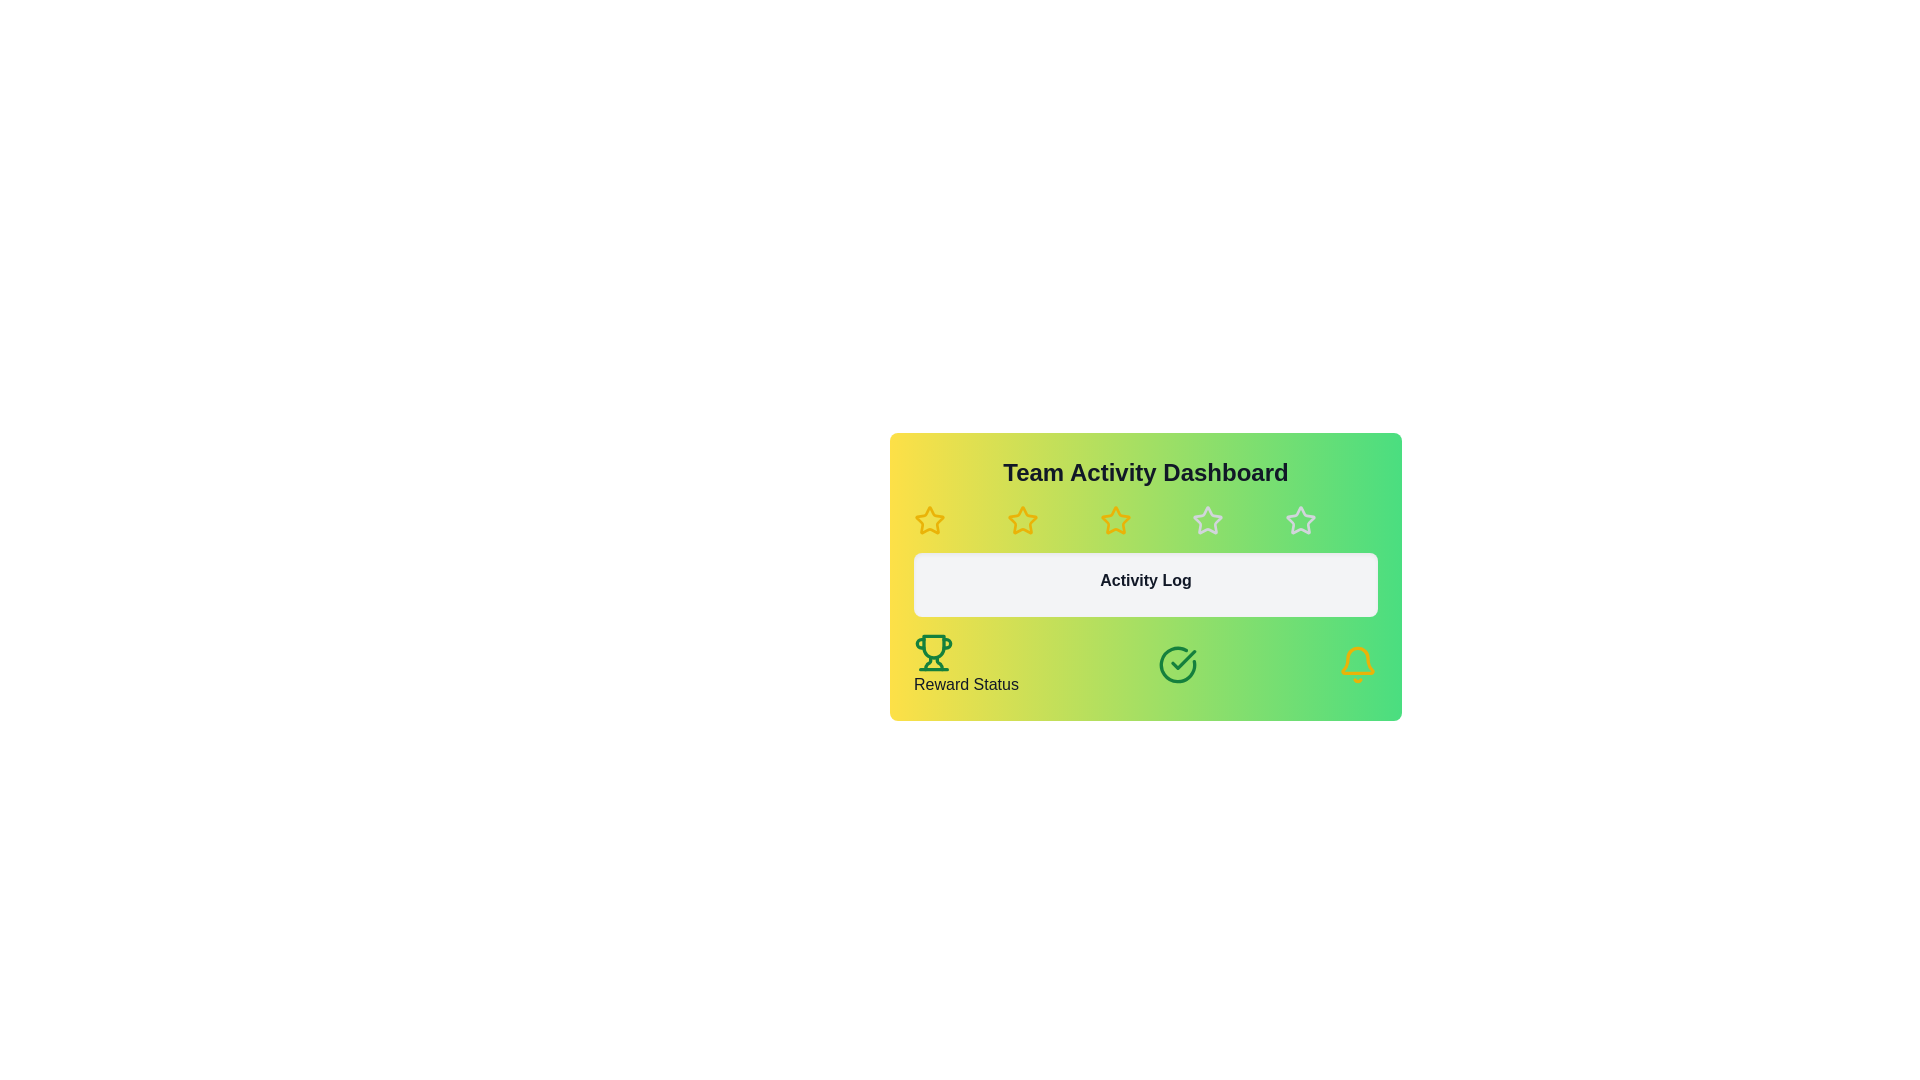 This screenshot has height=1080, width=1920. What do you see at coordinates (1358, 660) in the screenshot?
I see `the iconic bell shape element located at the bottom-right corner of the 'Team Activity Dashboard' panel, styled with bright yellow and green hues` at bounding box center [1358, 660].